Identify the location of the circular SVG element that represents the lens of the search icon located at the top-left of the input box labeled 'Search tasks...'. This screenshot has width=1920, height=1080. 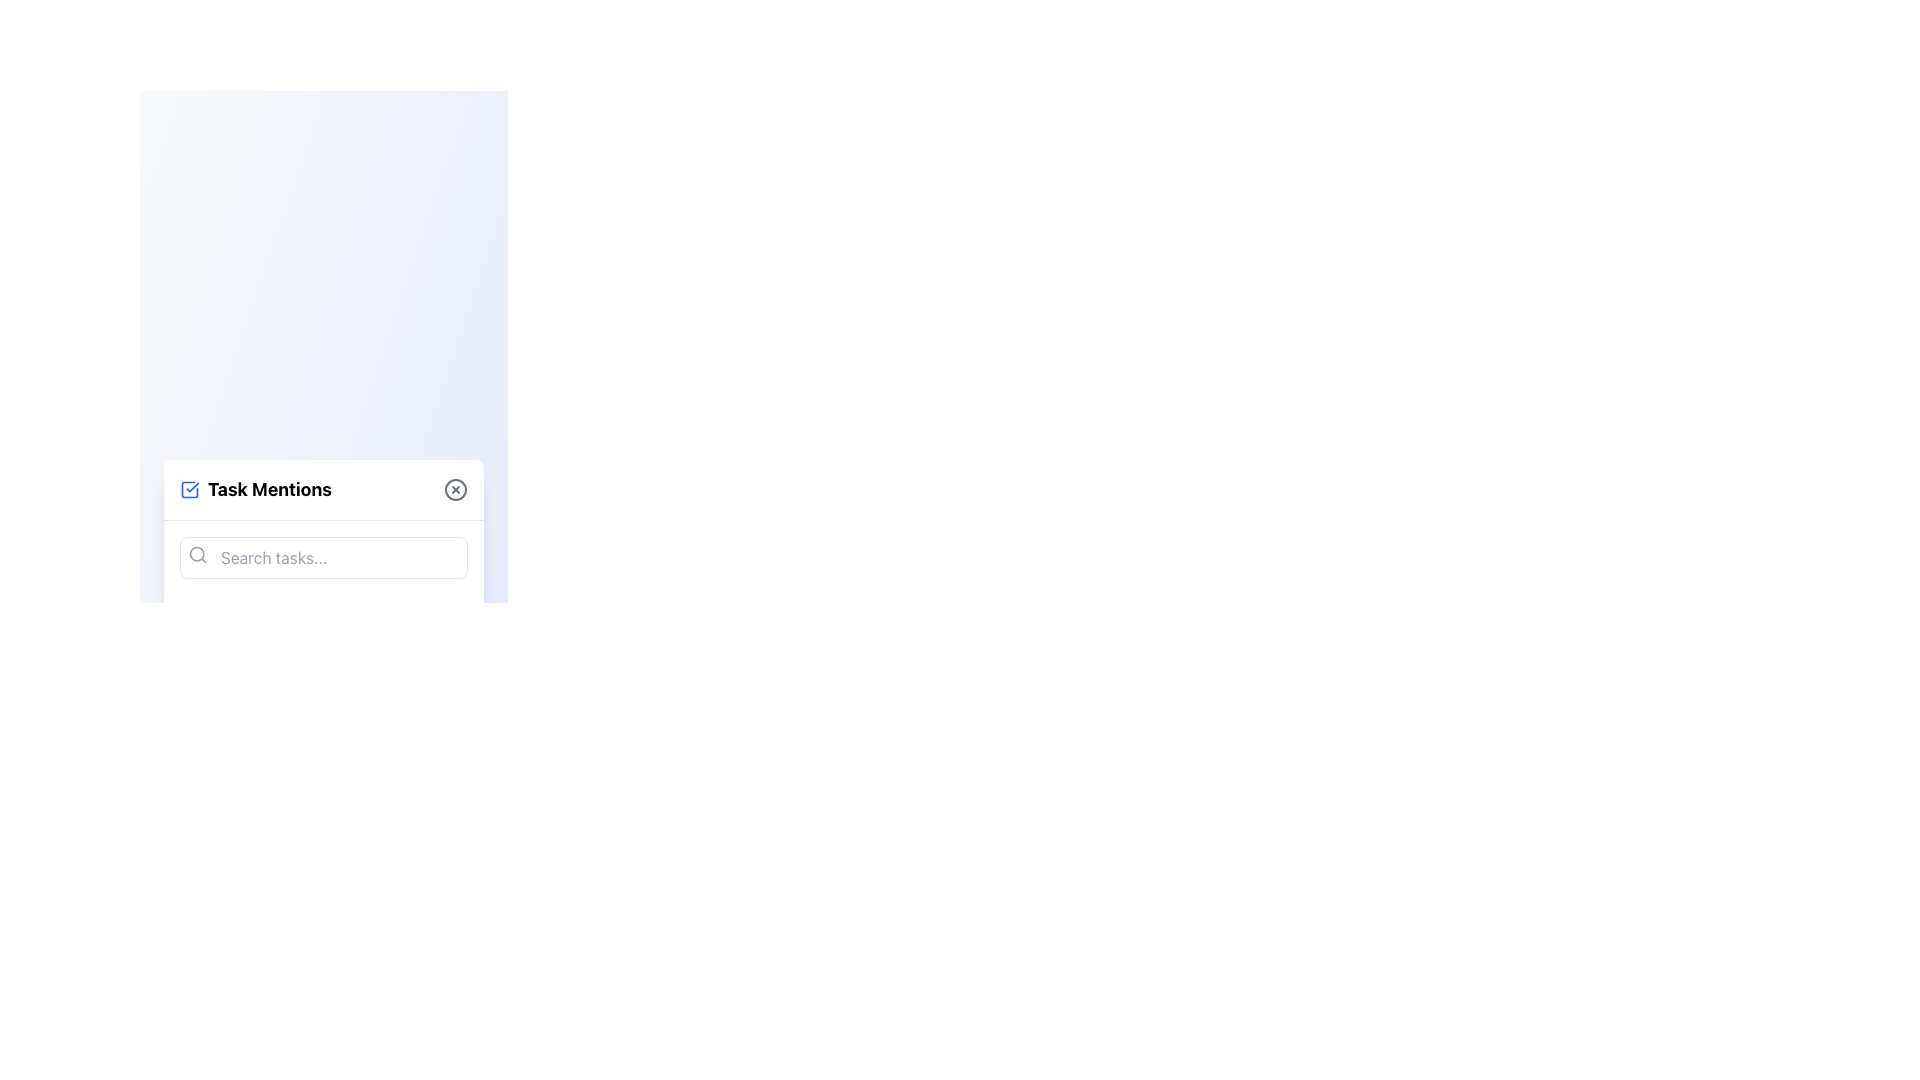
(197, 553).